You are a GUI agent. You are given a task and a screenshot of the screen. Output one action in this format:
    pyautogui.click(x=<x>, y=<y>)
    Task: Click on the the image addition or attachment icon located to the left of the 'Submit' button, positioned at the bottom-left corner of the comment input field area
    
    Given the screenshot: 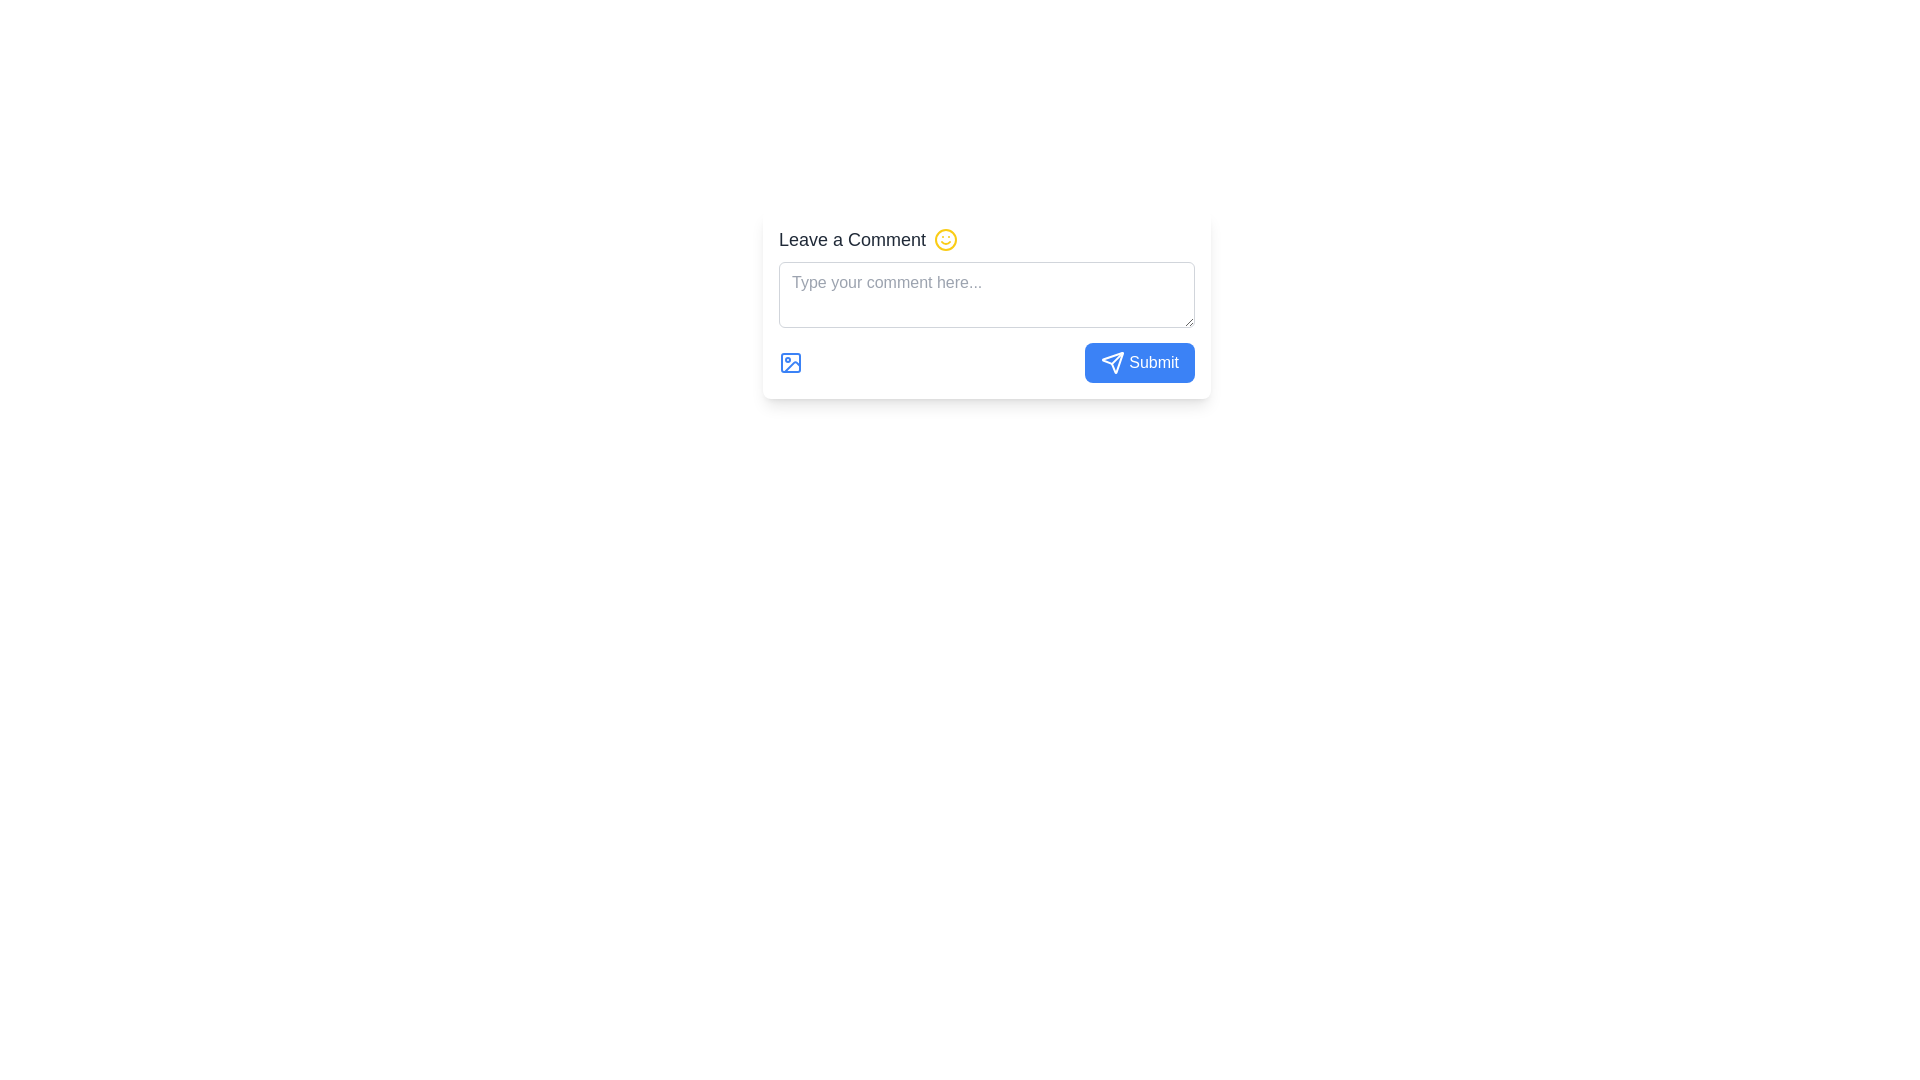 What is the action you would take?
    pyautogui.click(x=790, y=362)
    